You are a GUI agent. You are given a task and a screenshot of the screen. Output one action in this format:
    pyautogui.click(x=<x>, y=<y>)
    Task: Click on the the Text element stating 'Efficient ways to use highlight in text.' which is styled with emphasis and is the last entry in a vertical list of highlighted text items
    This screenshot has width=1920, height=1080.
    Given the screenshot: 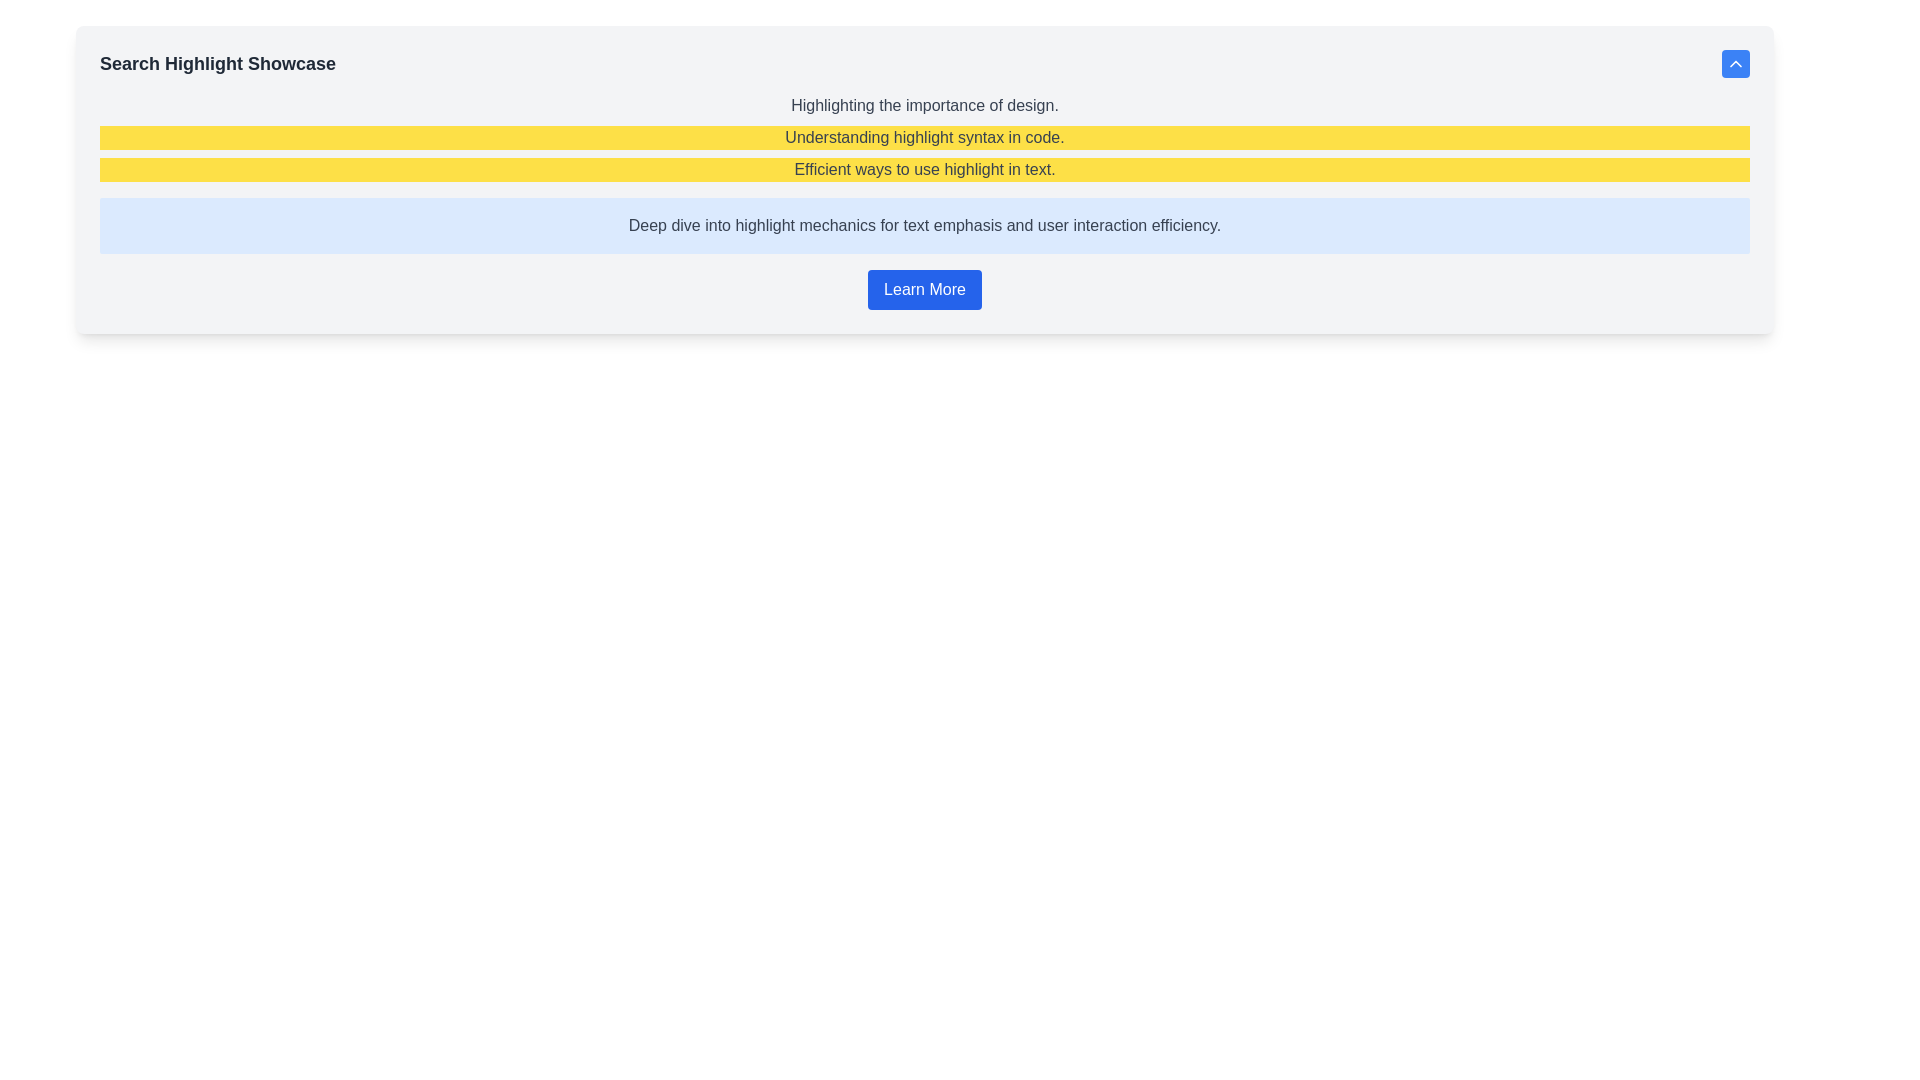 What is the action you would take?
    pyautogui.click(x=924, y=168)
    